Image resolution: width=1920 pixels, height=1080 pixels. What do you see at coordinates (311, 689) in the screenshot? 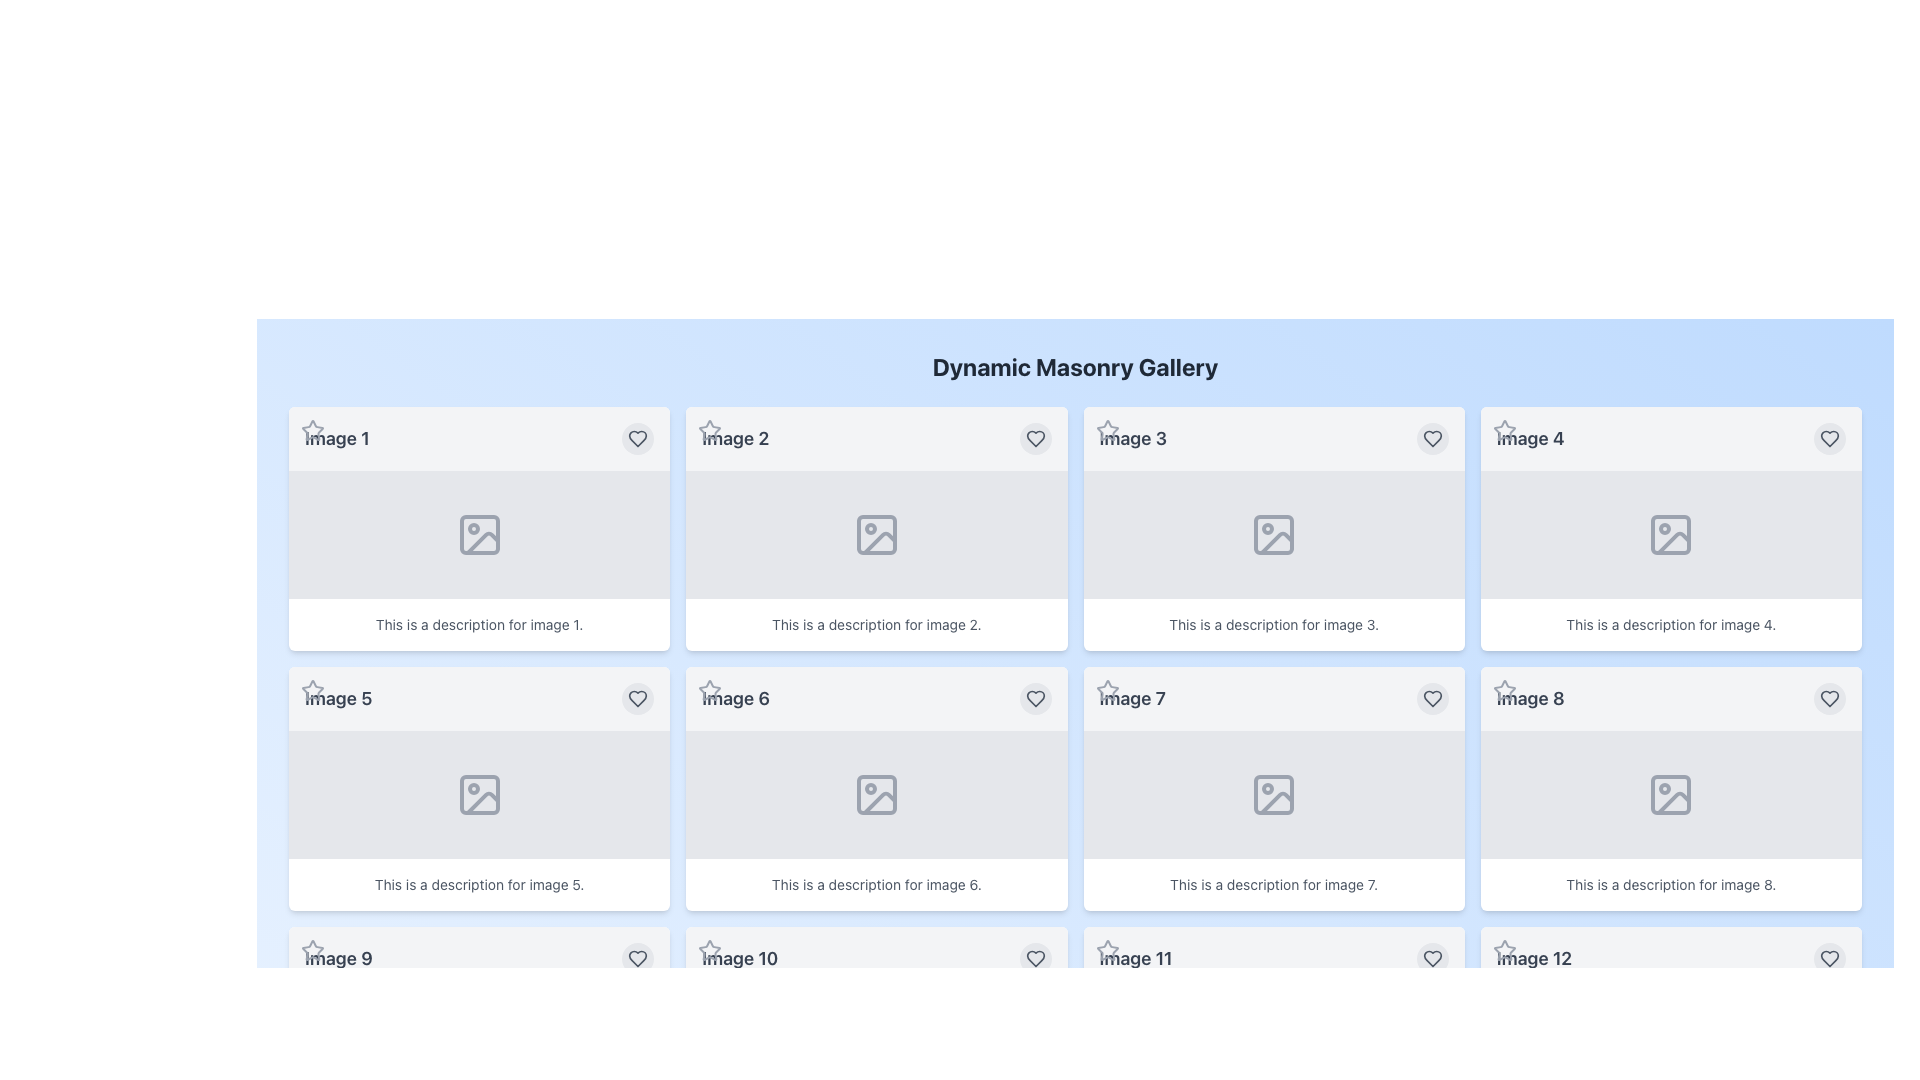
I see `the star-shaped interactive icon located in the top-left corner of the image card titled 'Image 5' to interact with it` at bounding box center [311, 689].